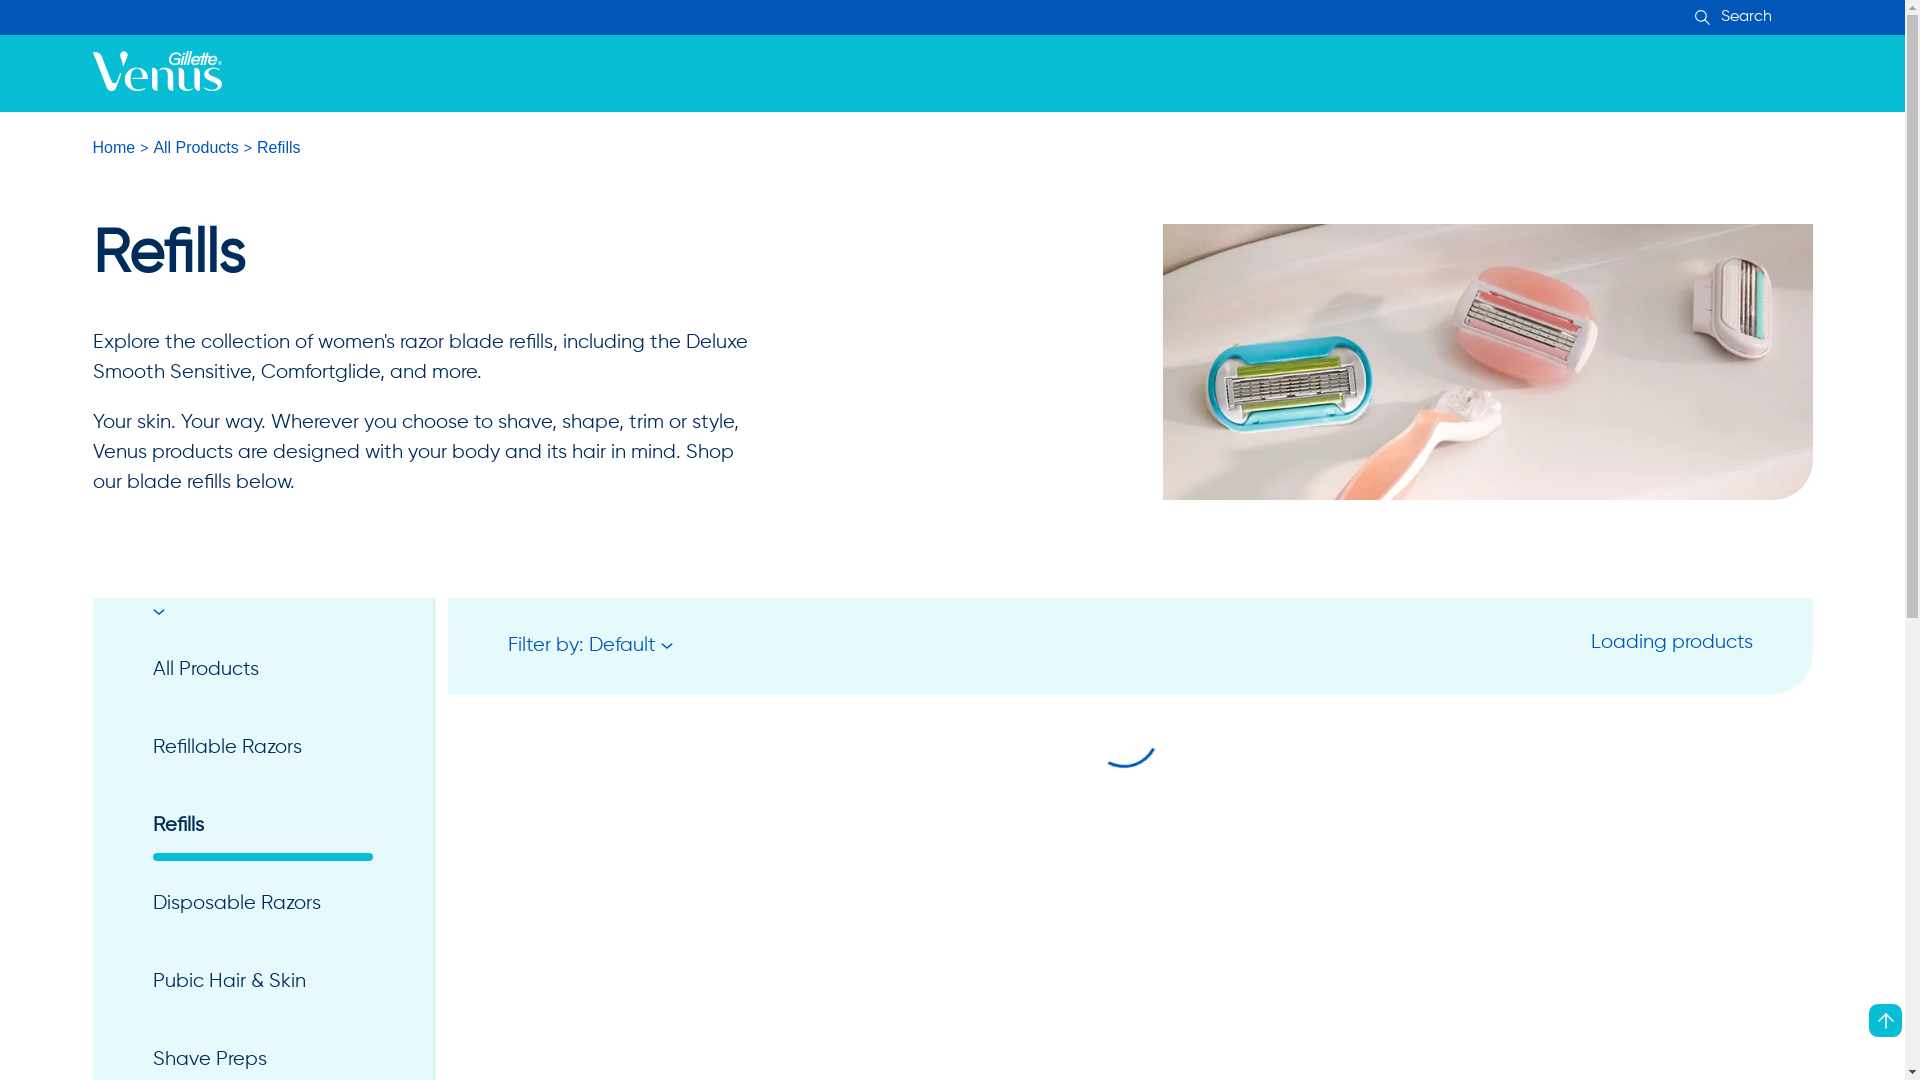  I want to click on 'Pubic Hair & Skin', so click(261, 981).